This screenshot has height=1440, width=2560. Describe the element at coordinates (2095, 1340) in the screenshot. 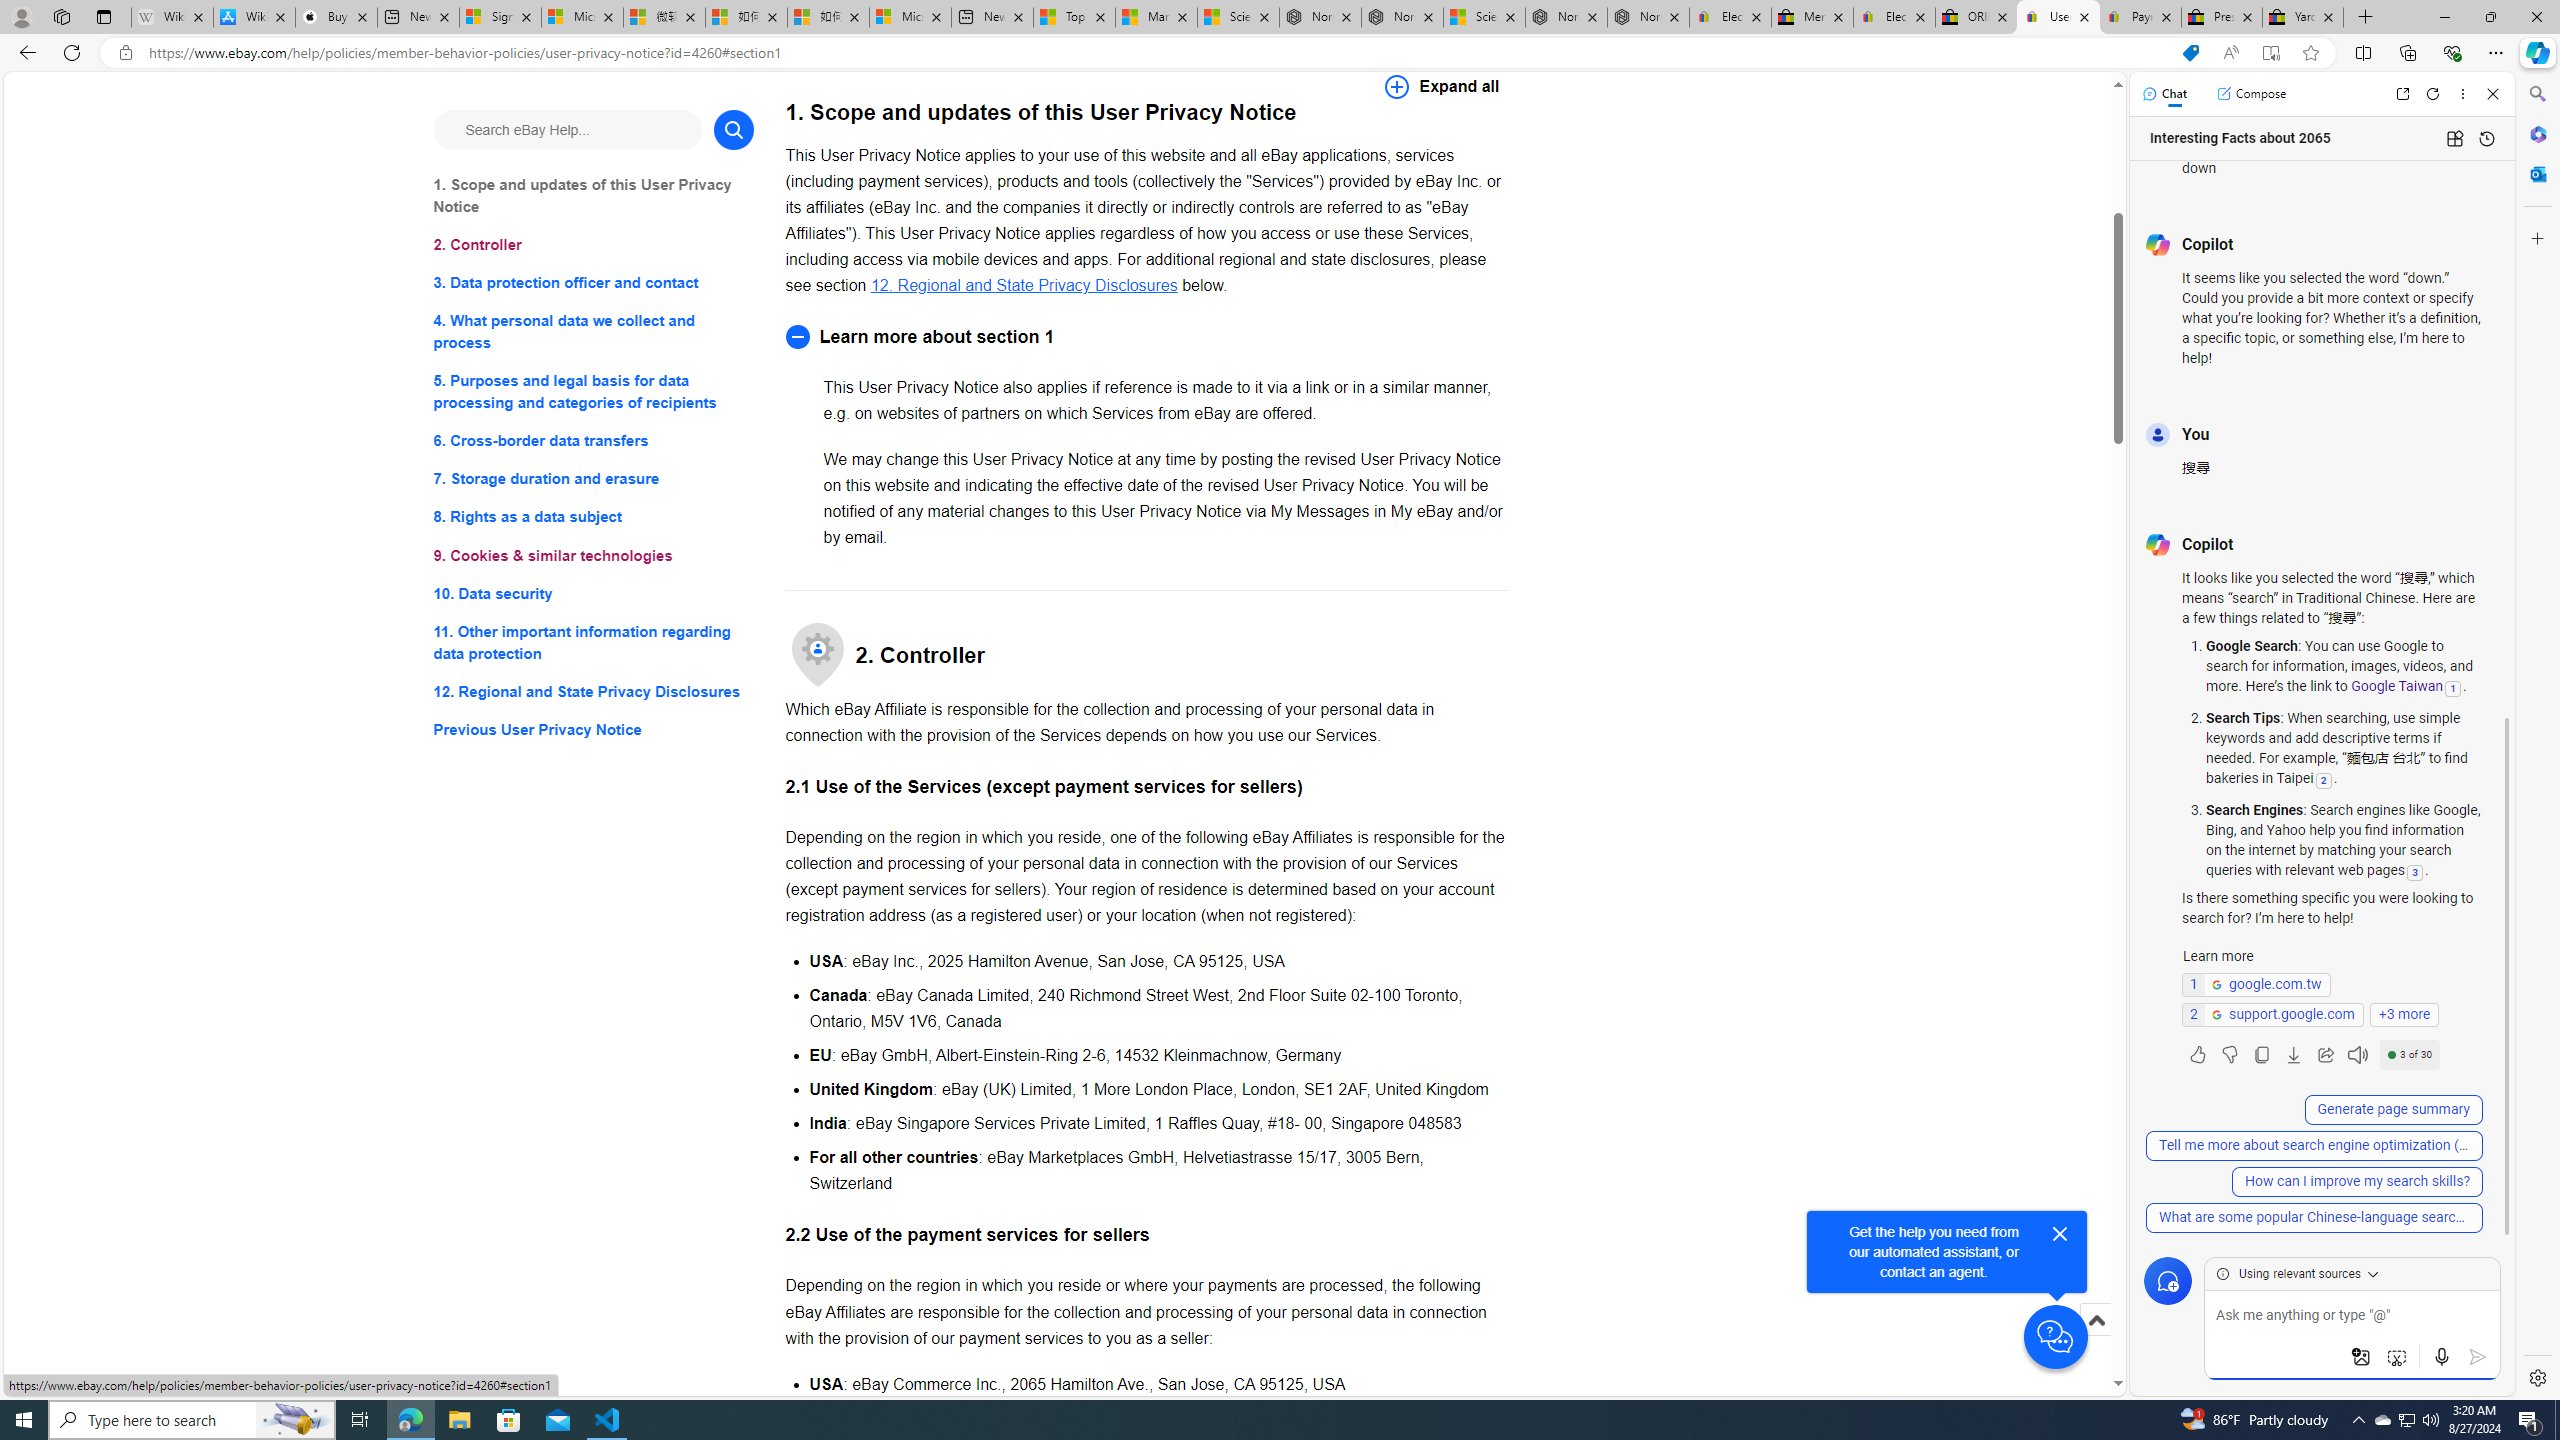

I see `'Scroll to top'` at that location.